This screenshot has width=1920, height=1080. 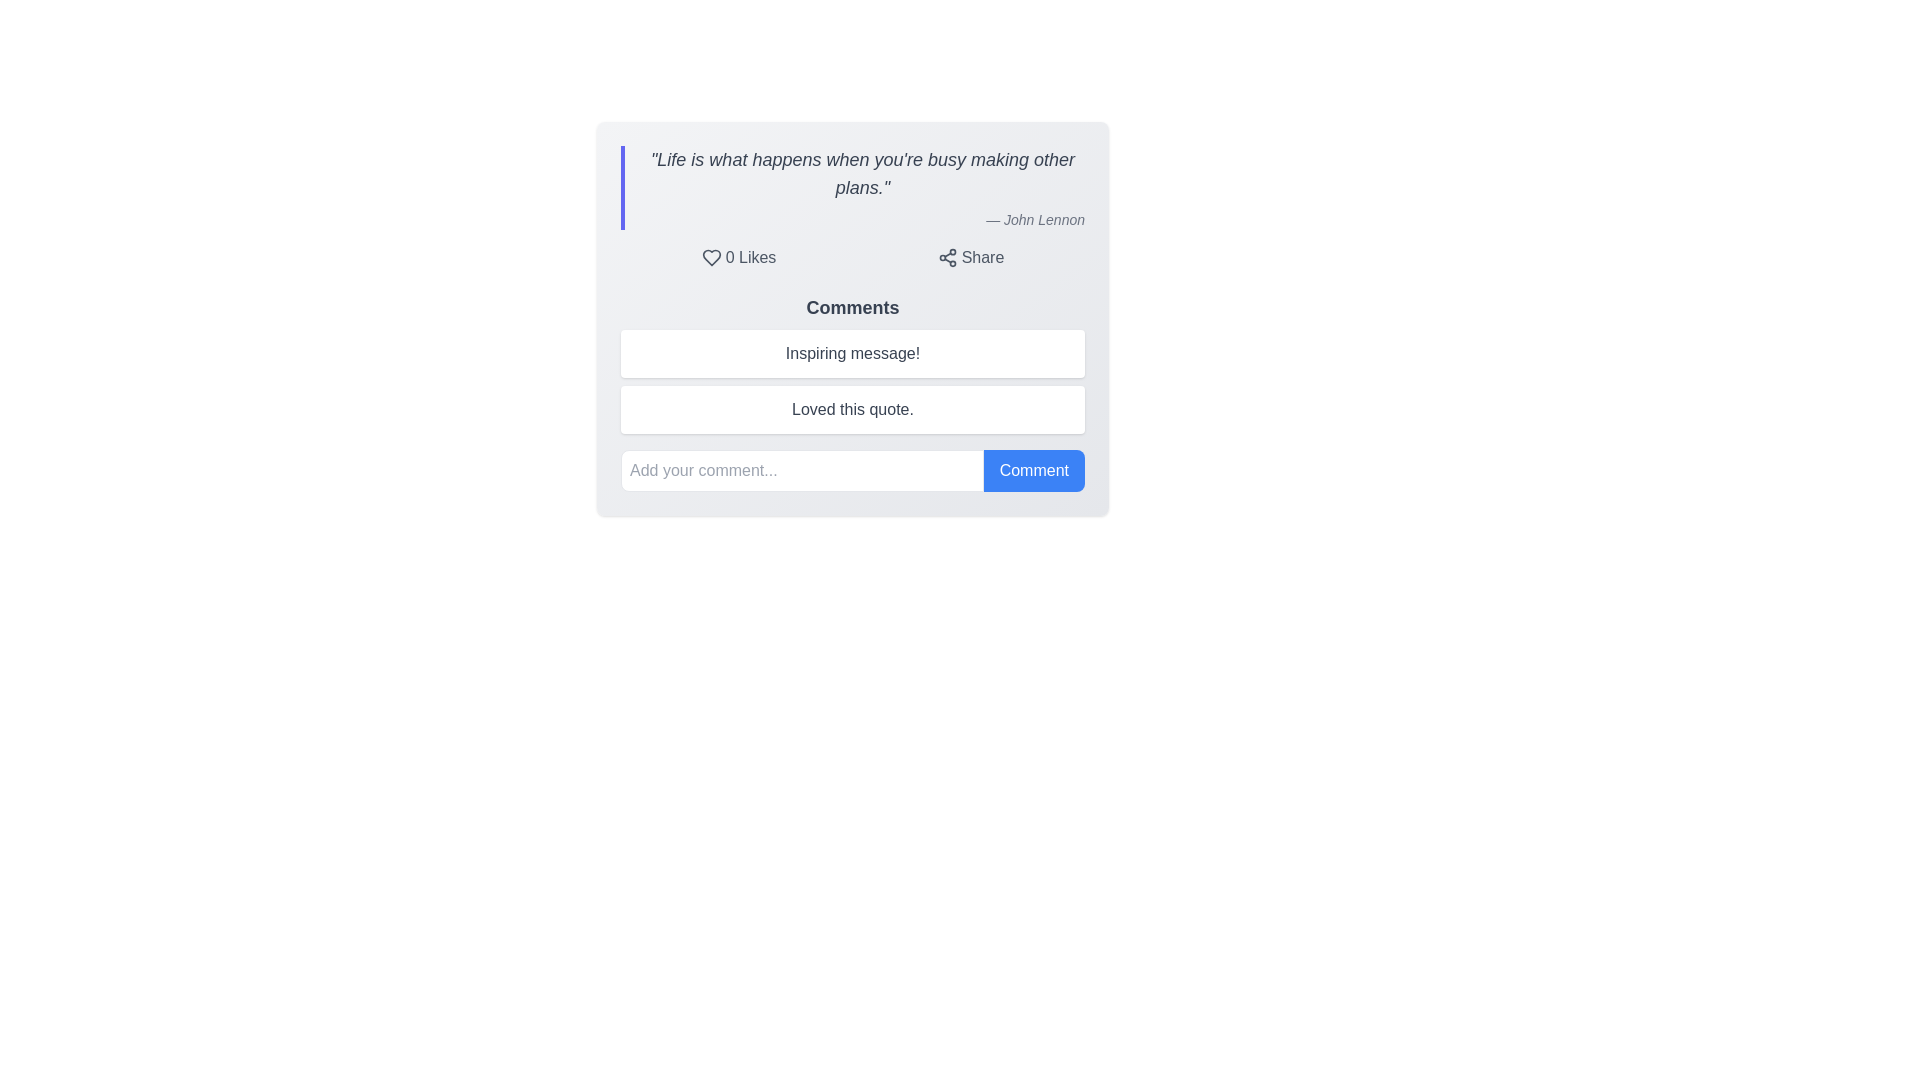 I want to click on the text display element that reads 'Loved this quote.' which is styled with a white background and rounded corners, located in the 'Comments' section, so click(x=853, y=393).